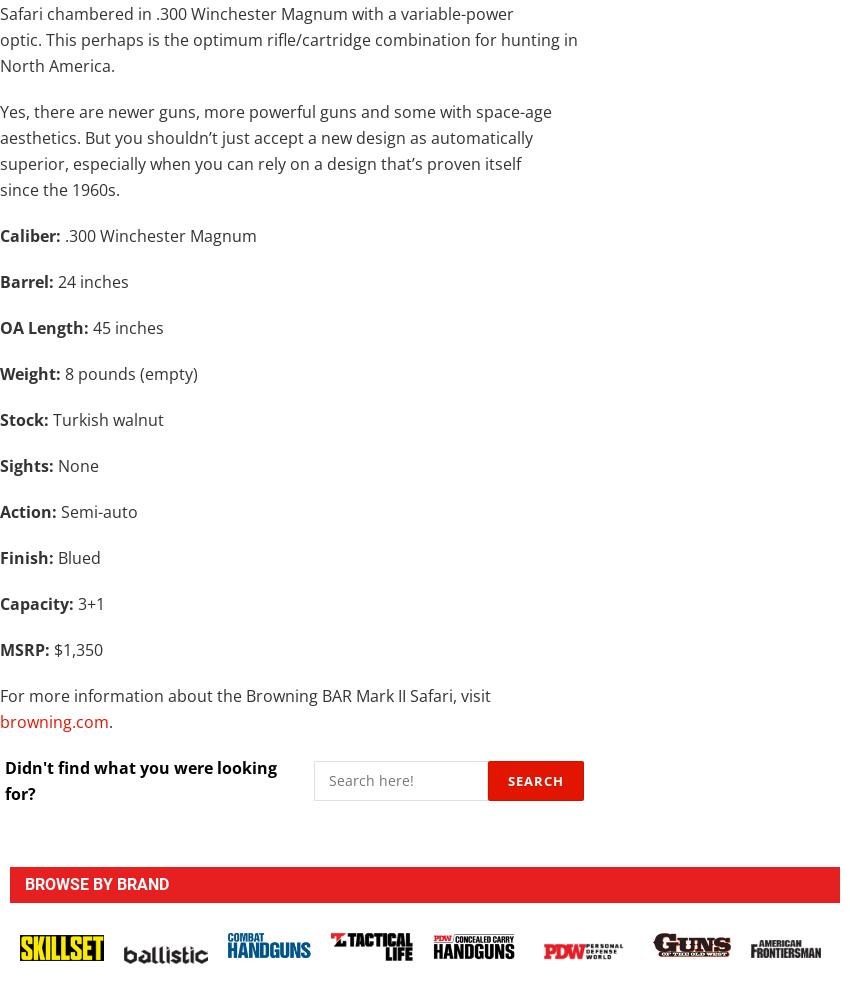 The width and height of the screenshot is (850, 981). I want to click on 'Stock:', so click(23, 417).